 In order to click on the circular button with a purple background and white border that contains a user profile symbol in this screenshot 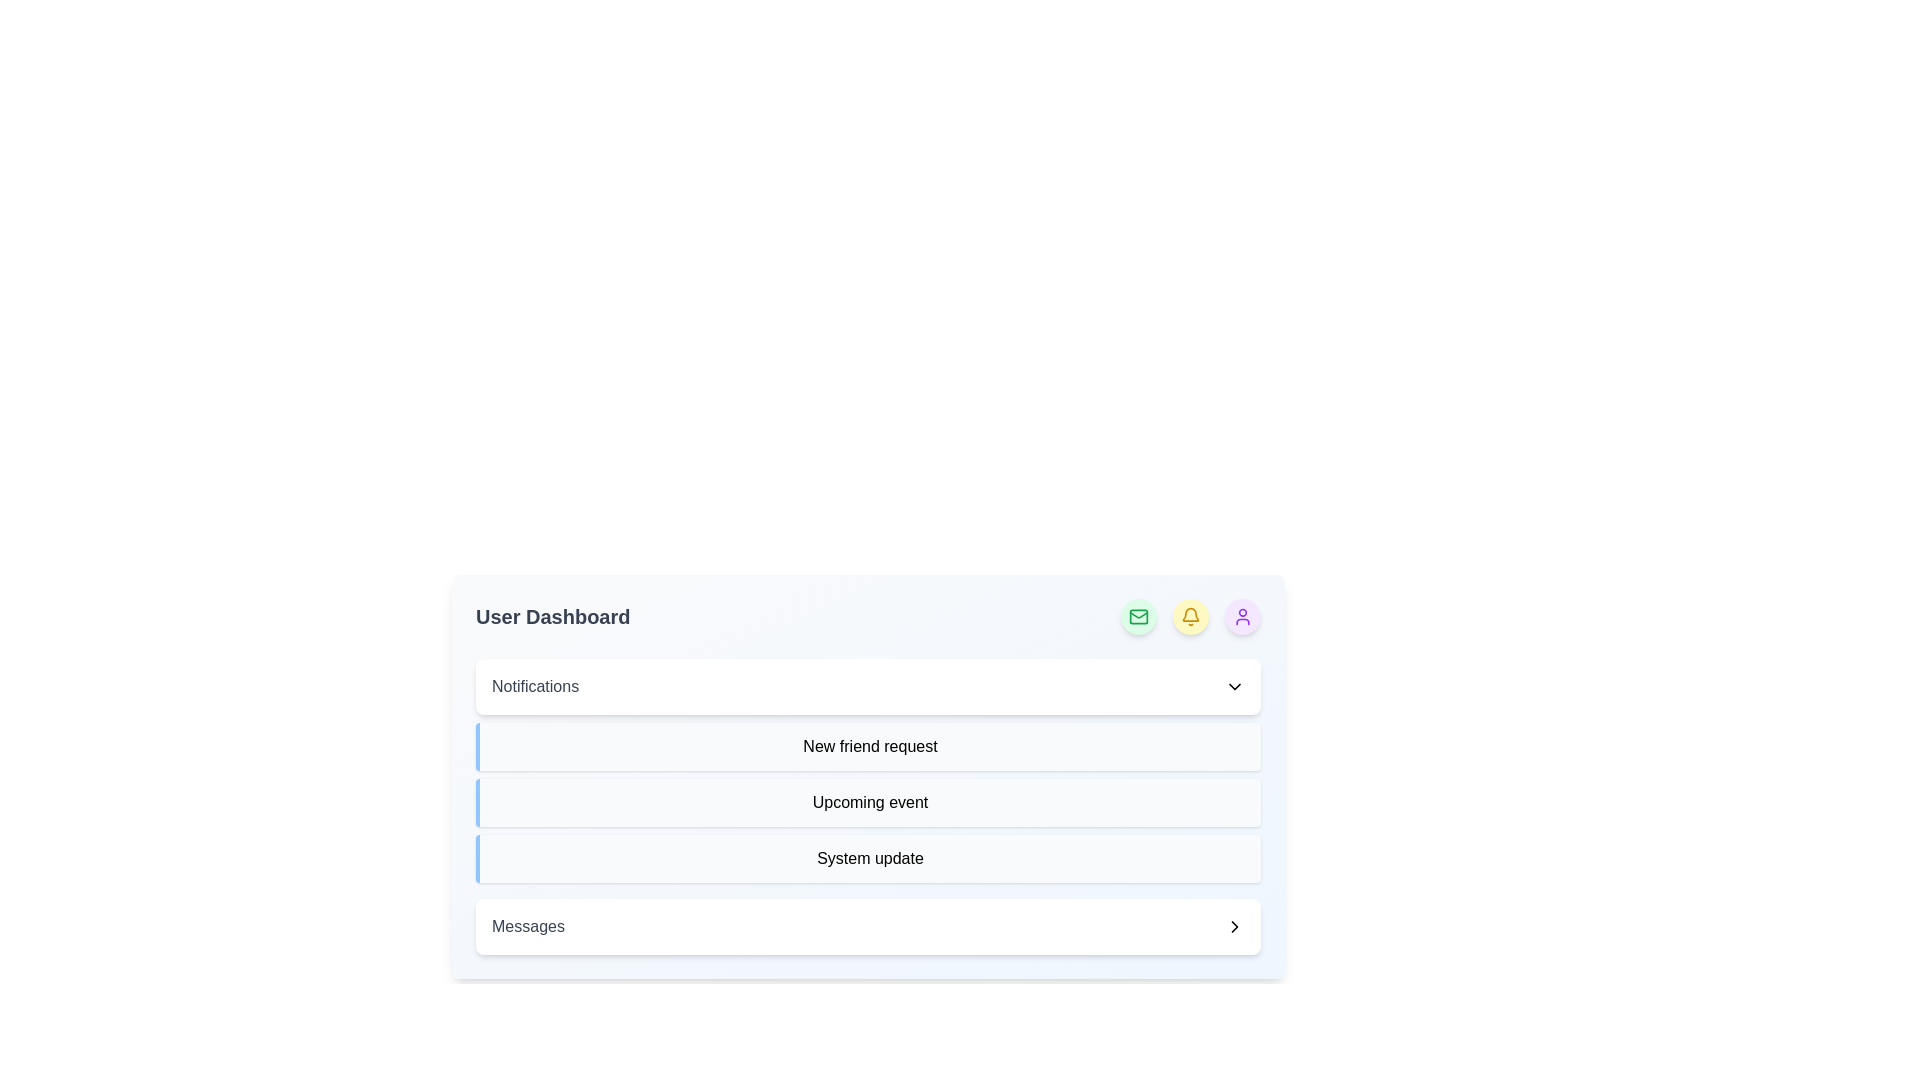, I will do `click(1242, 616)`.